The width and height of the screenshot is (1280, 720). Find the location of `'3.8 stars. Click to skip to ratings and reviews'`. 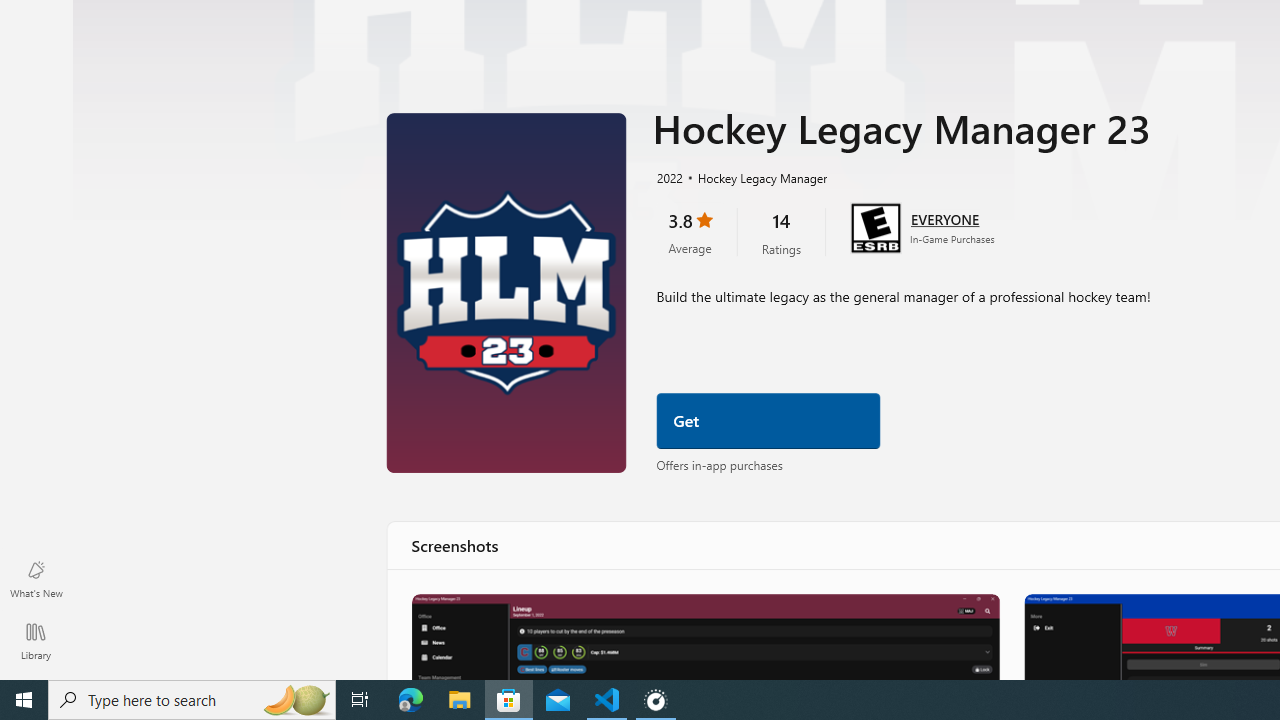

'3.8 stars. Click to skip to ratings and reviews' is located at coordinates (689, 231).